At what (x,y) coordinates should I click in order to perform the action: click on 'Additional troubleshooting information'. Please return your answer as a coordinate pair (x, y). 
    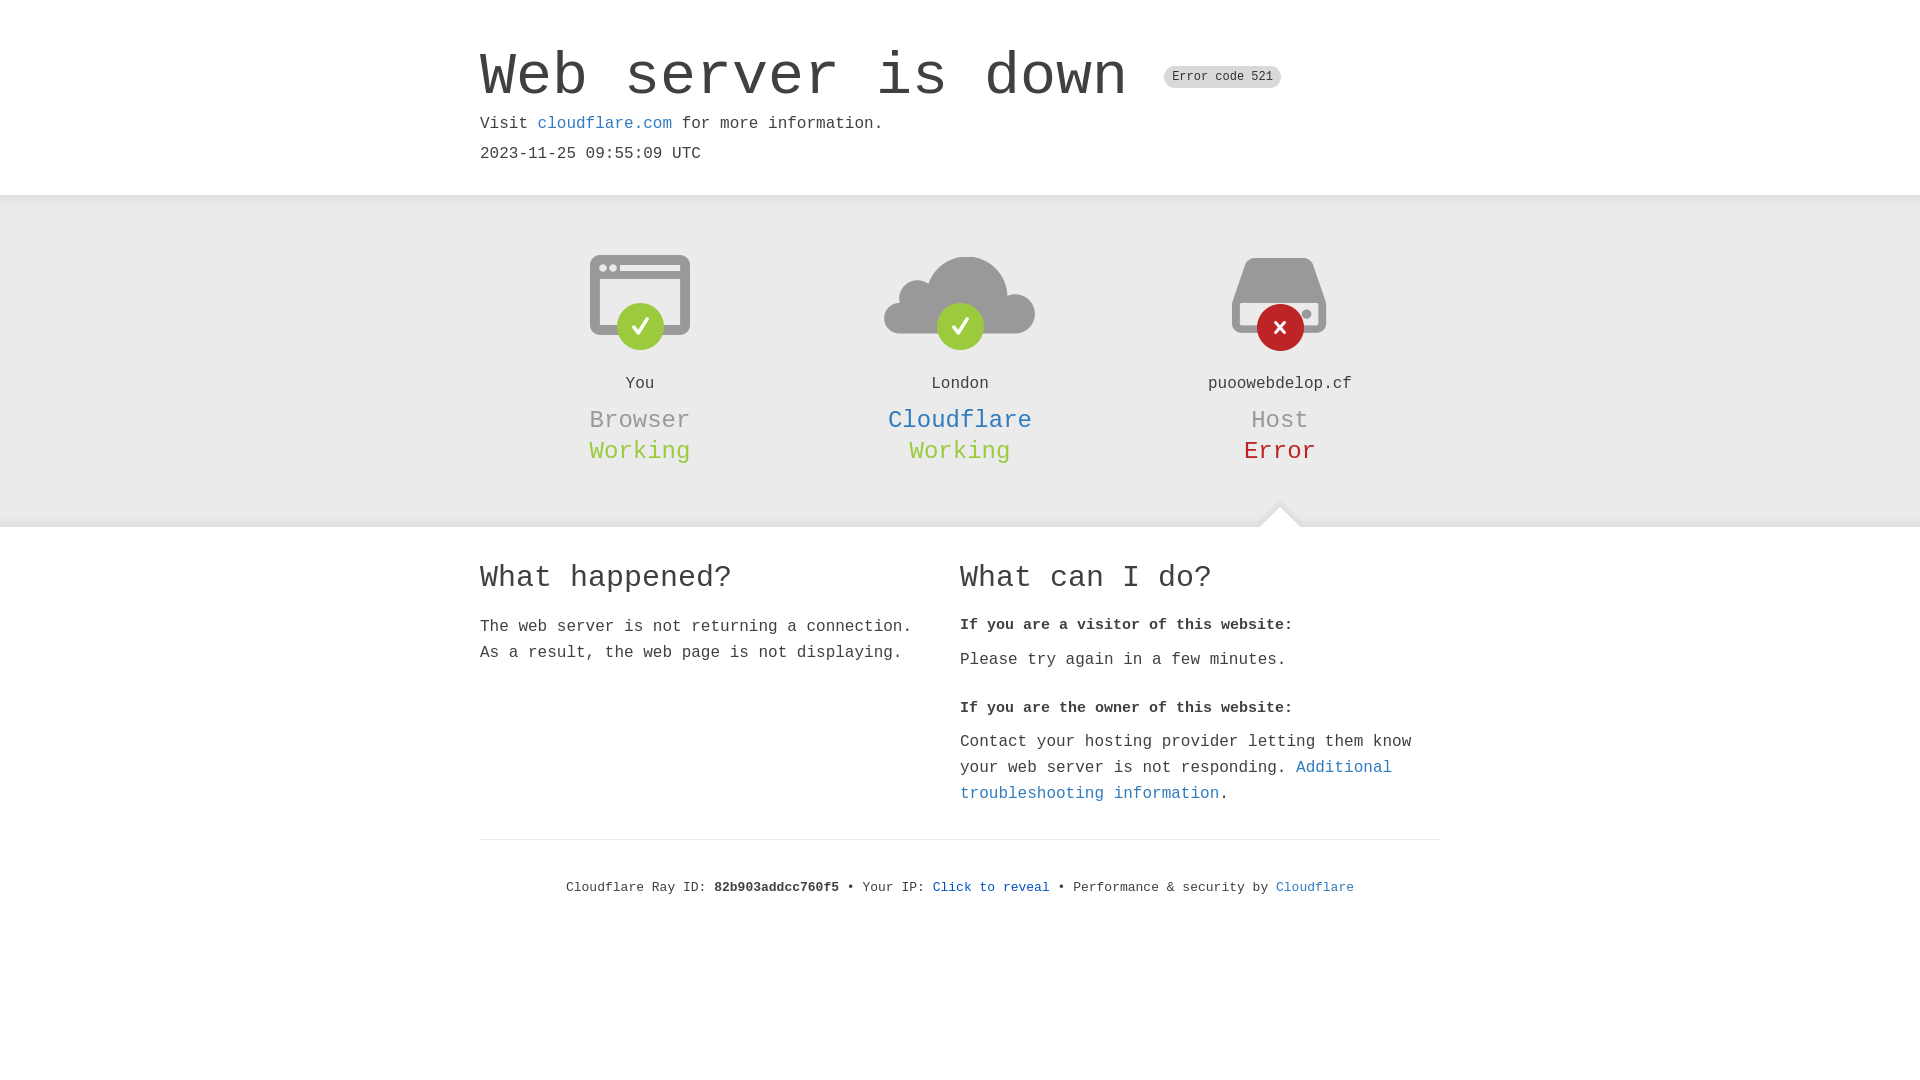
    Looking at the image, I should click on (1176, 779).